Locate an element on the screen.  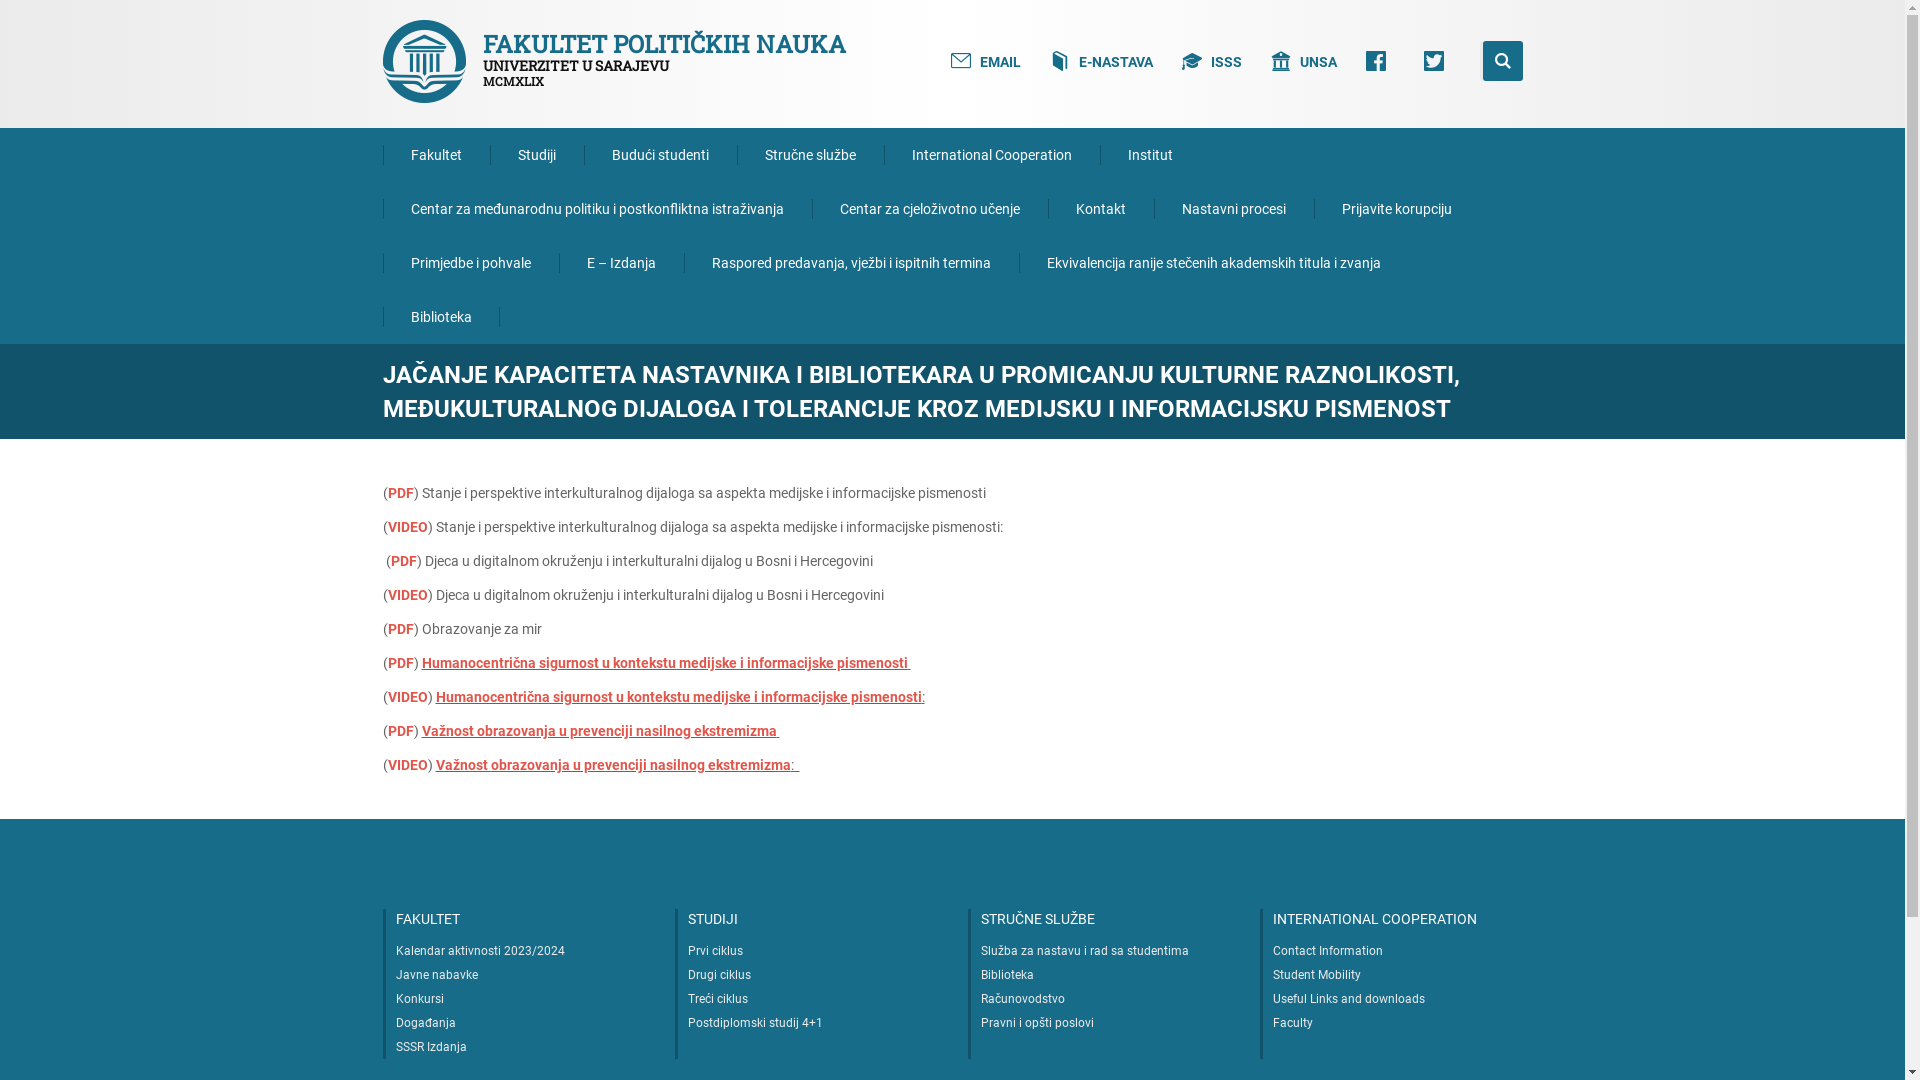
'Postdiplomski studij 4+1' is located at coordinates (754, 1022).